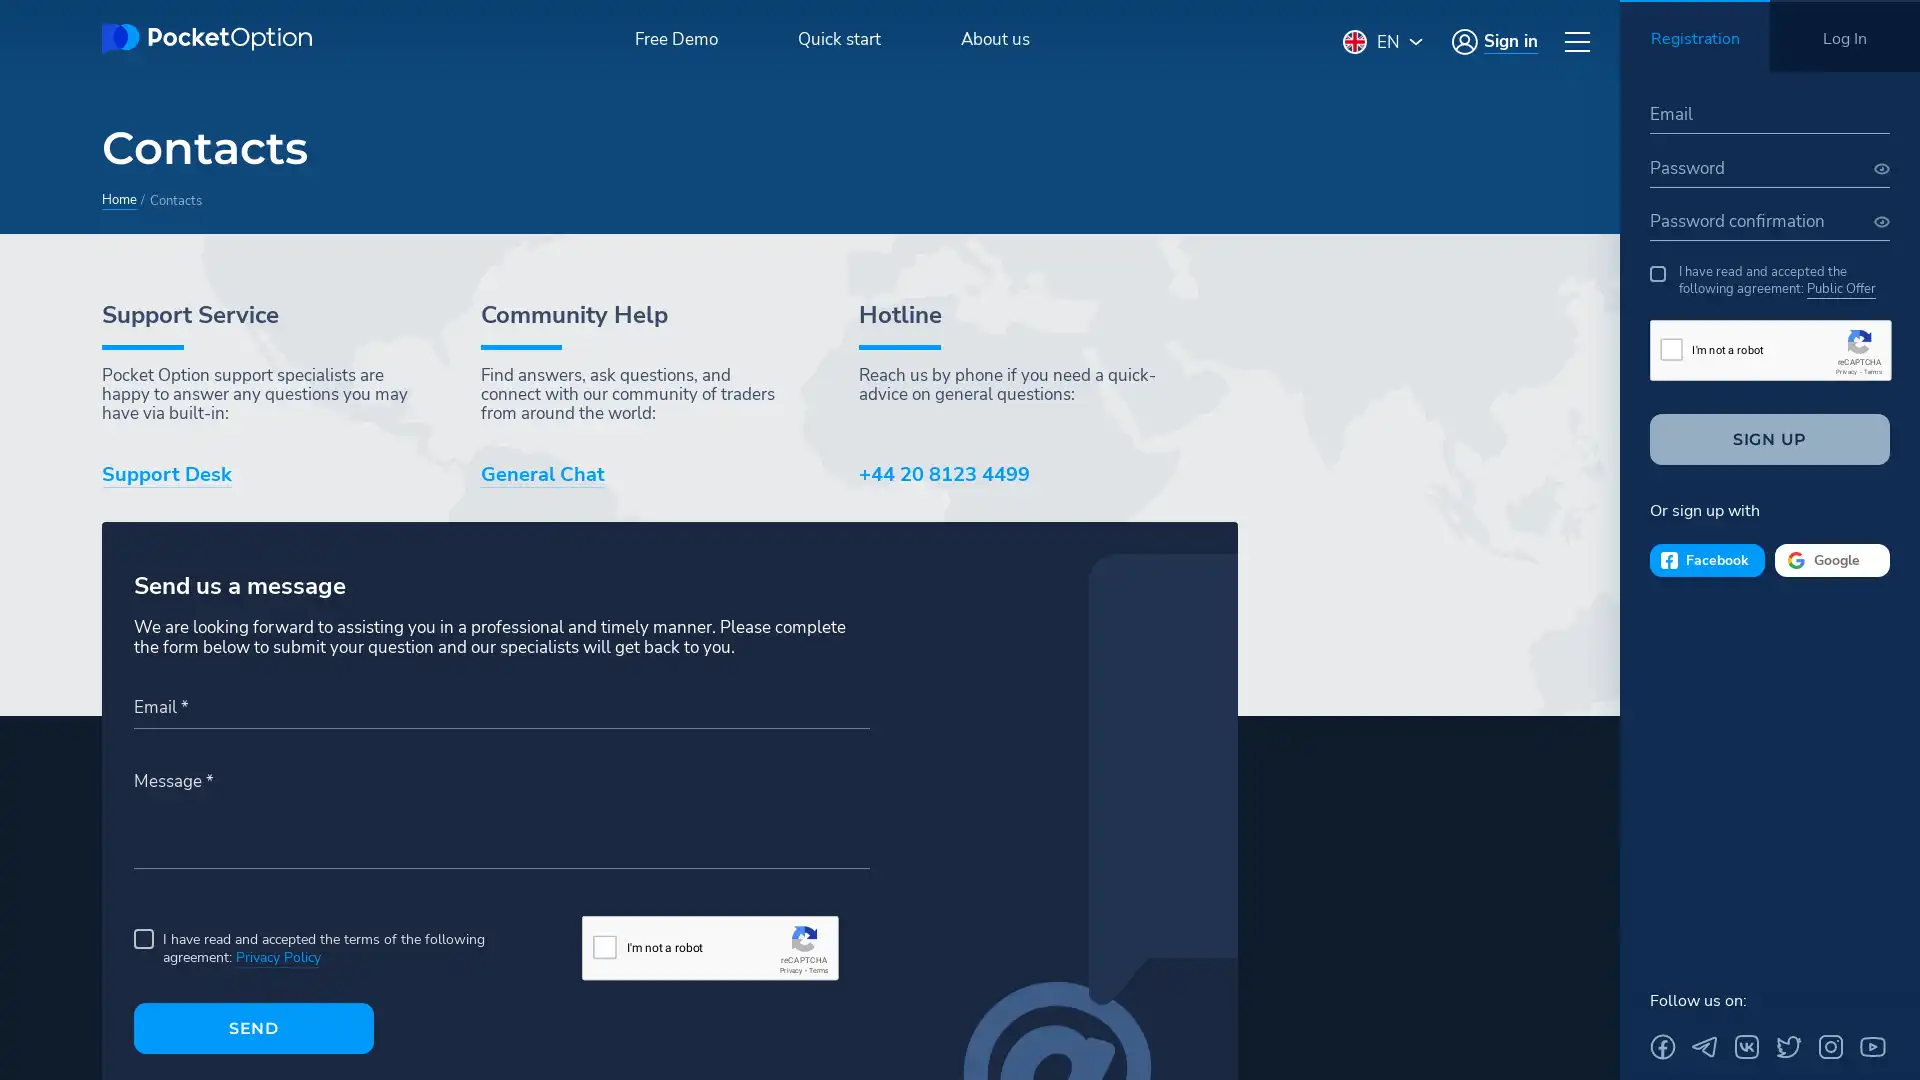 The width and height of the screenshot is (1920, 1080). I want to click on SEND, so click(253, 1027).